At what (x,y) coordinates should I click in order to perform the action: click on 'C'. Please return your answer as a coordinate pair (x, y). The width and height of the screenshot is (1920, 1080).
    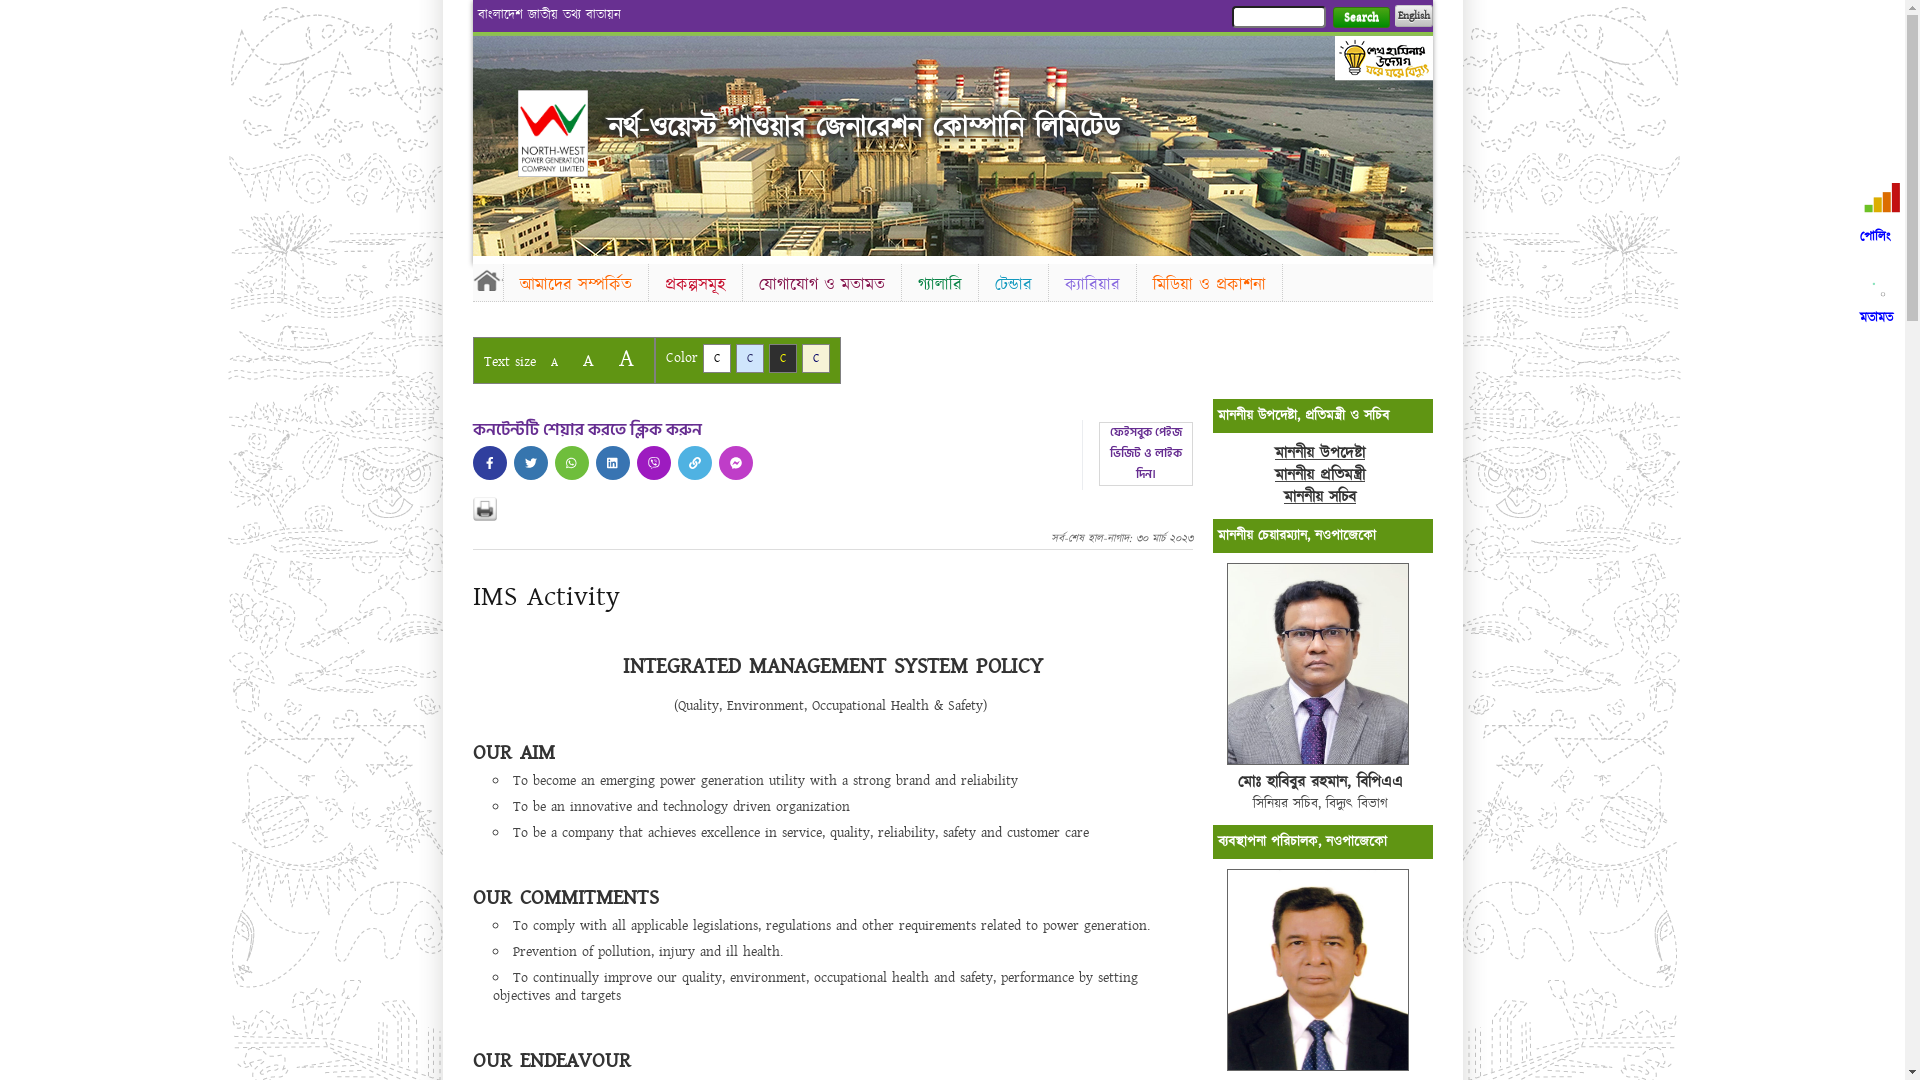
    Looking at the image, I should click on (715, 357).